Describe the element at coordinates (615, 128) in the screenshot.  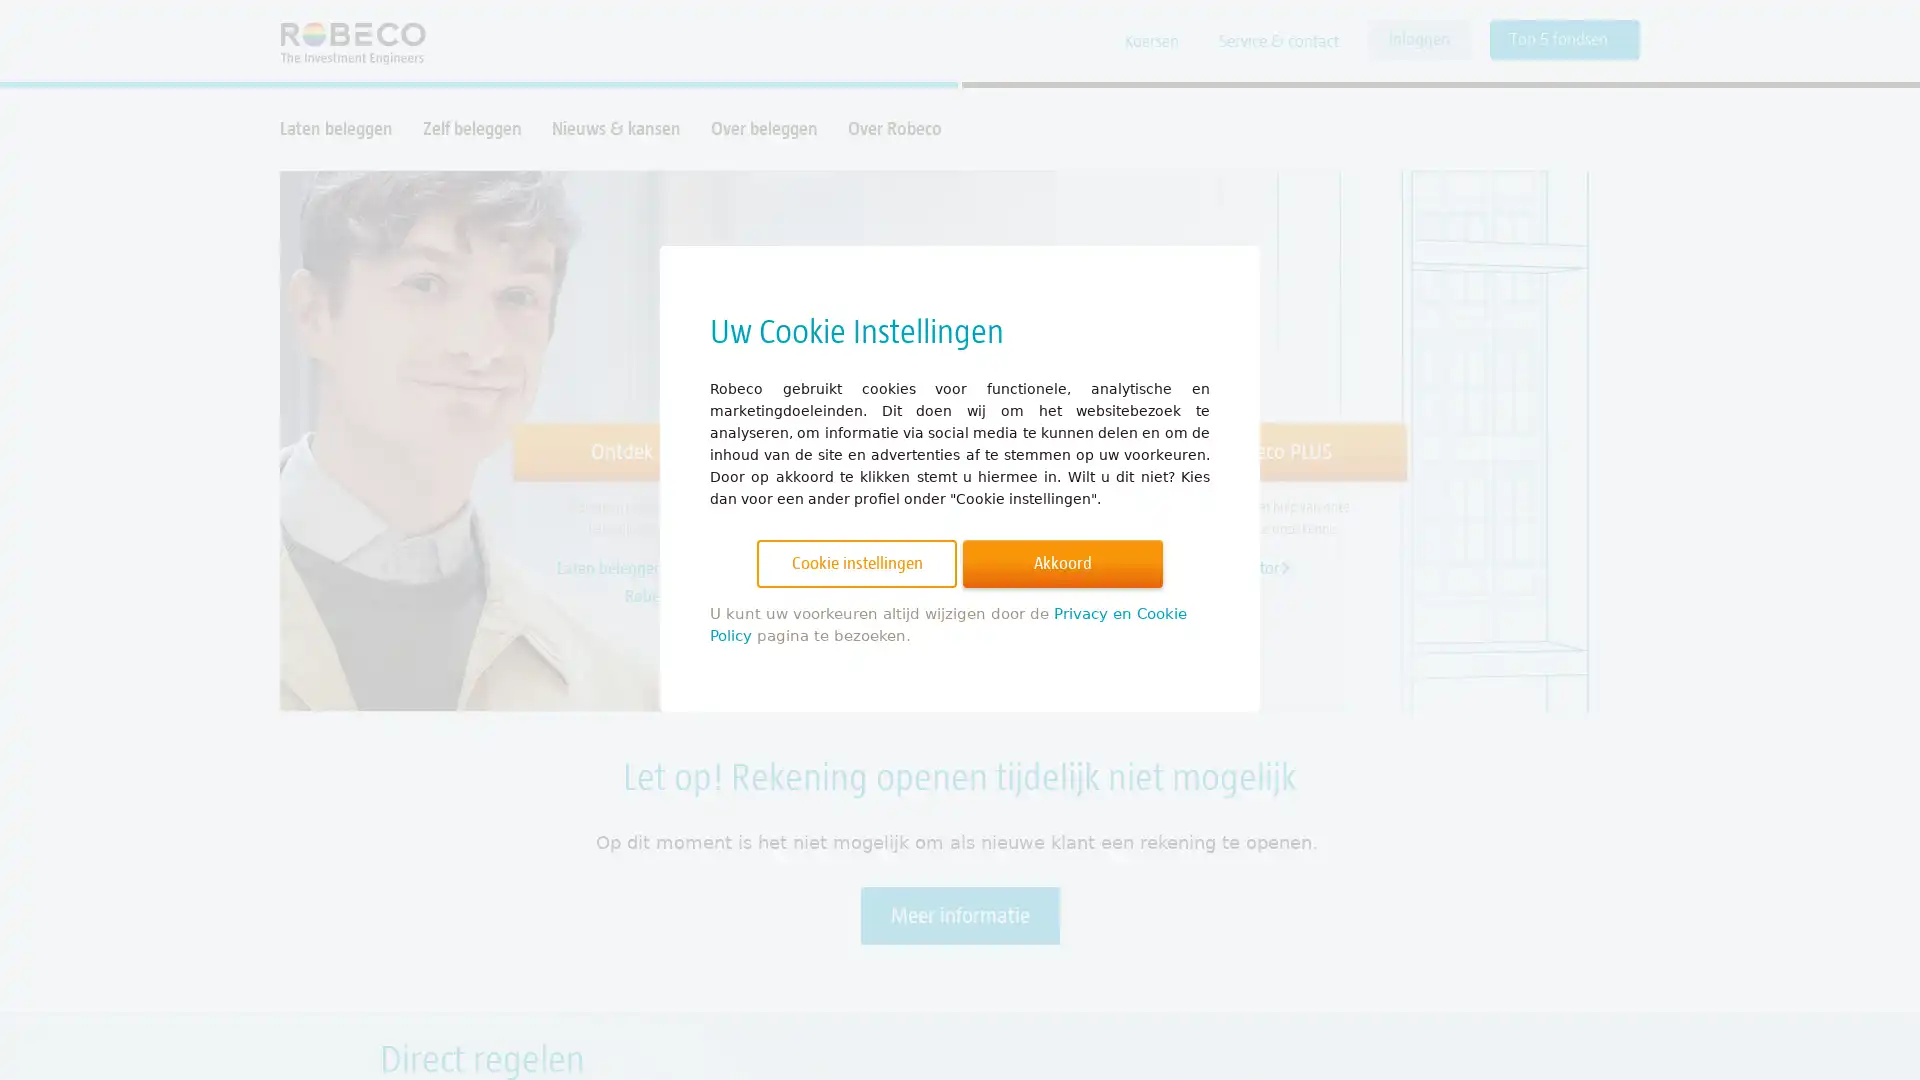
I see `Nieuws & kansen` at that location.